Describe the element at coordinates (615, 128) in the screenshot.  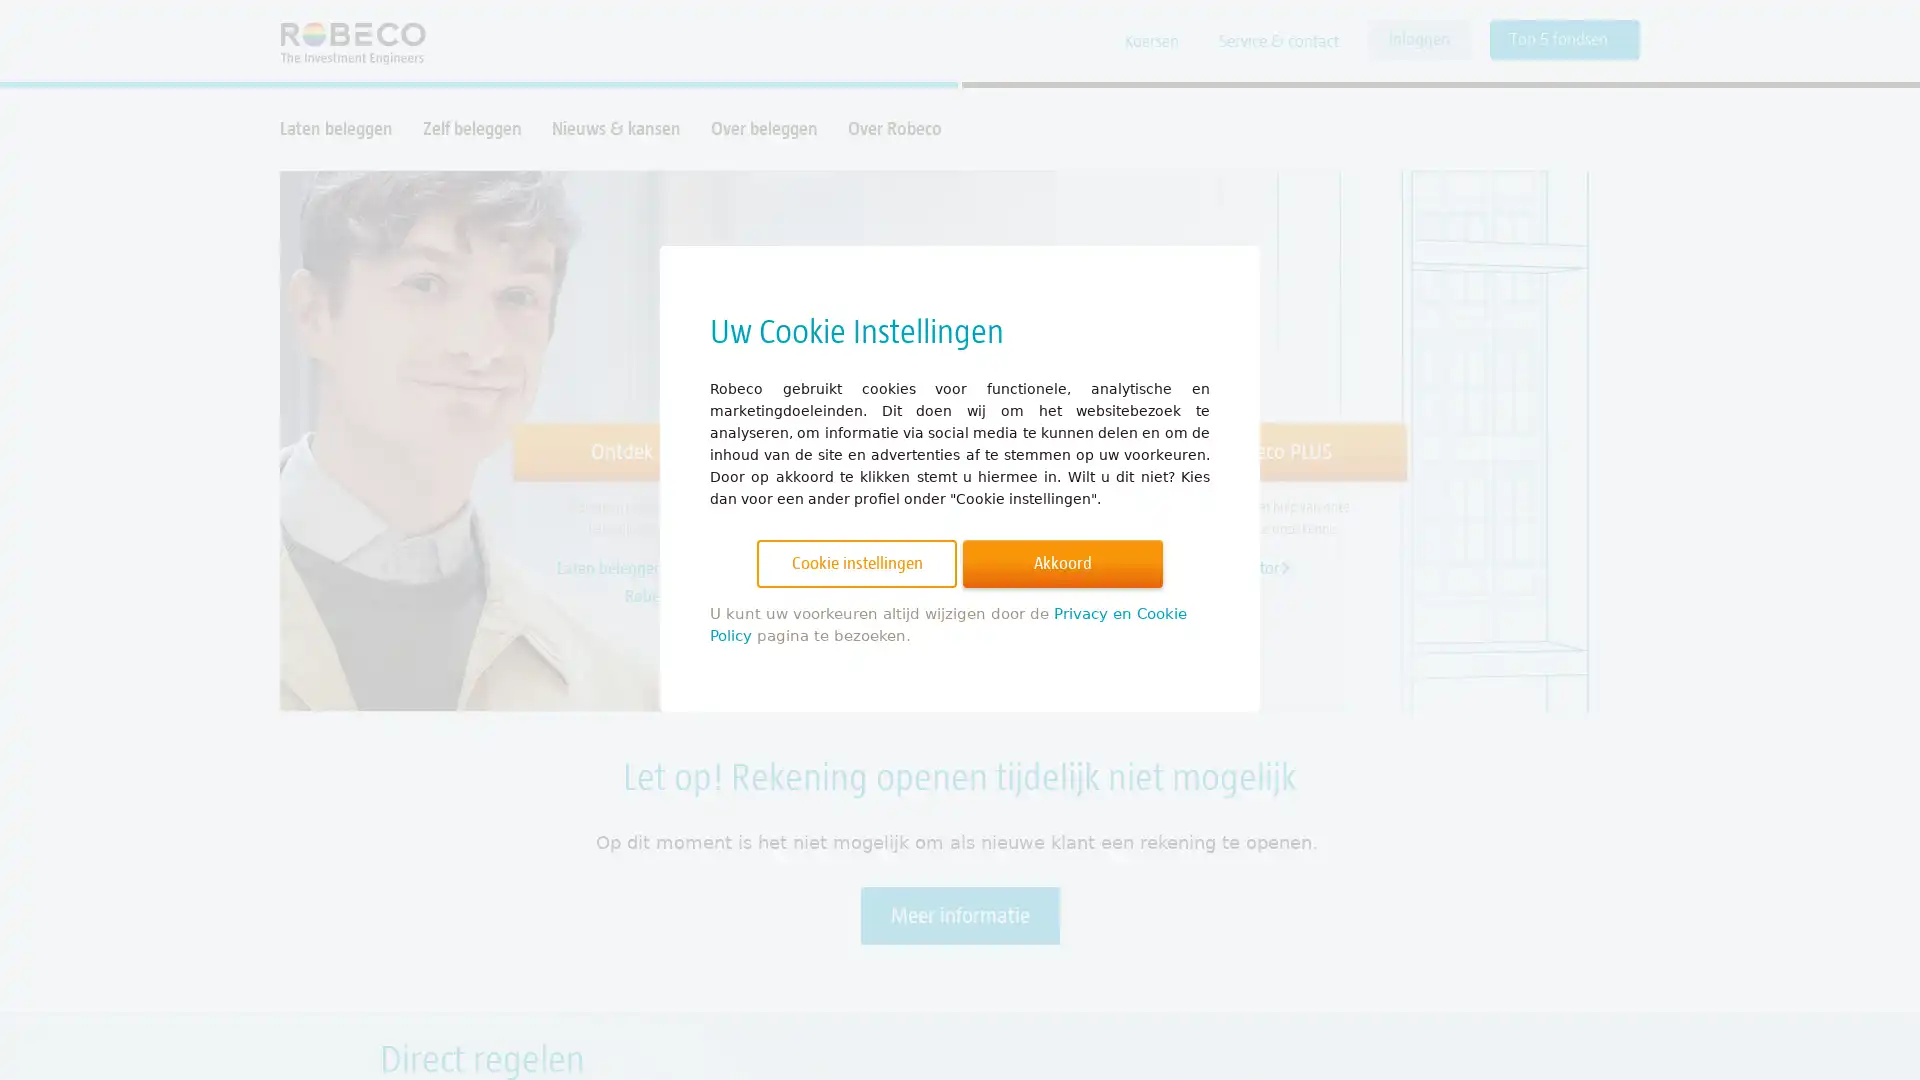
I see `Nieuws & kansen` at that location.